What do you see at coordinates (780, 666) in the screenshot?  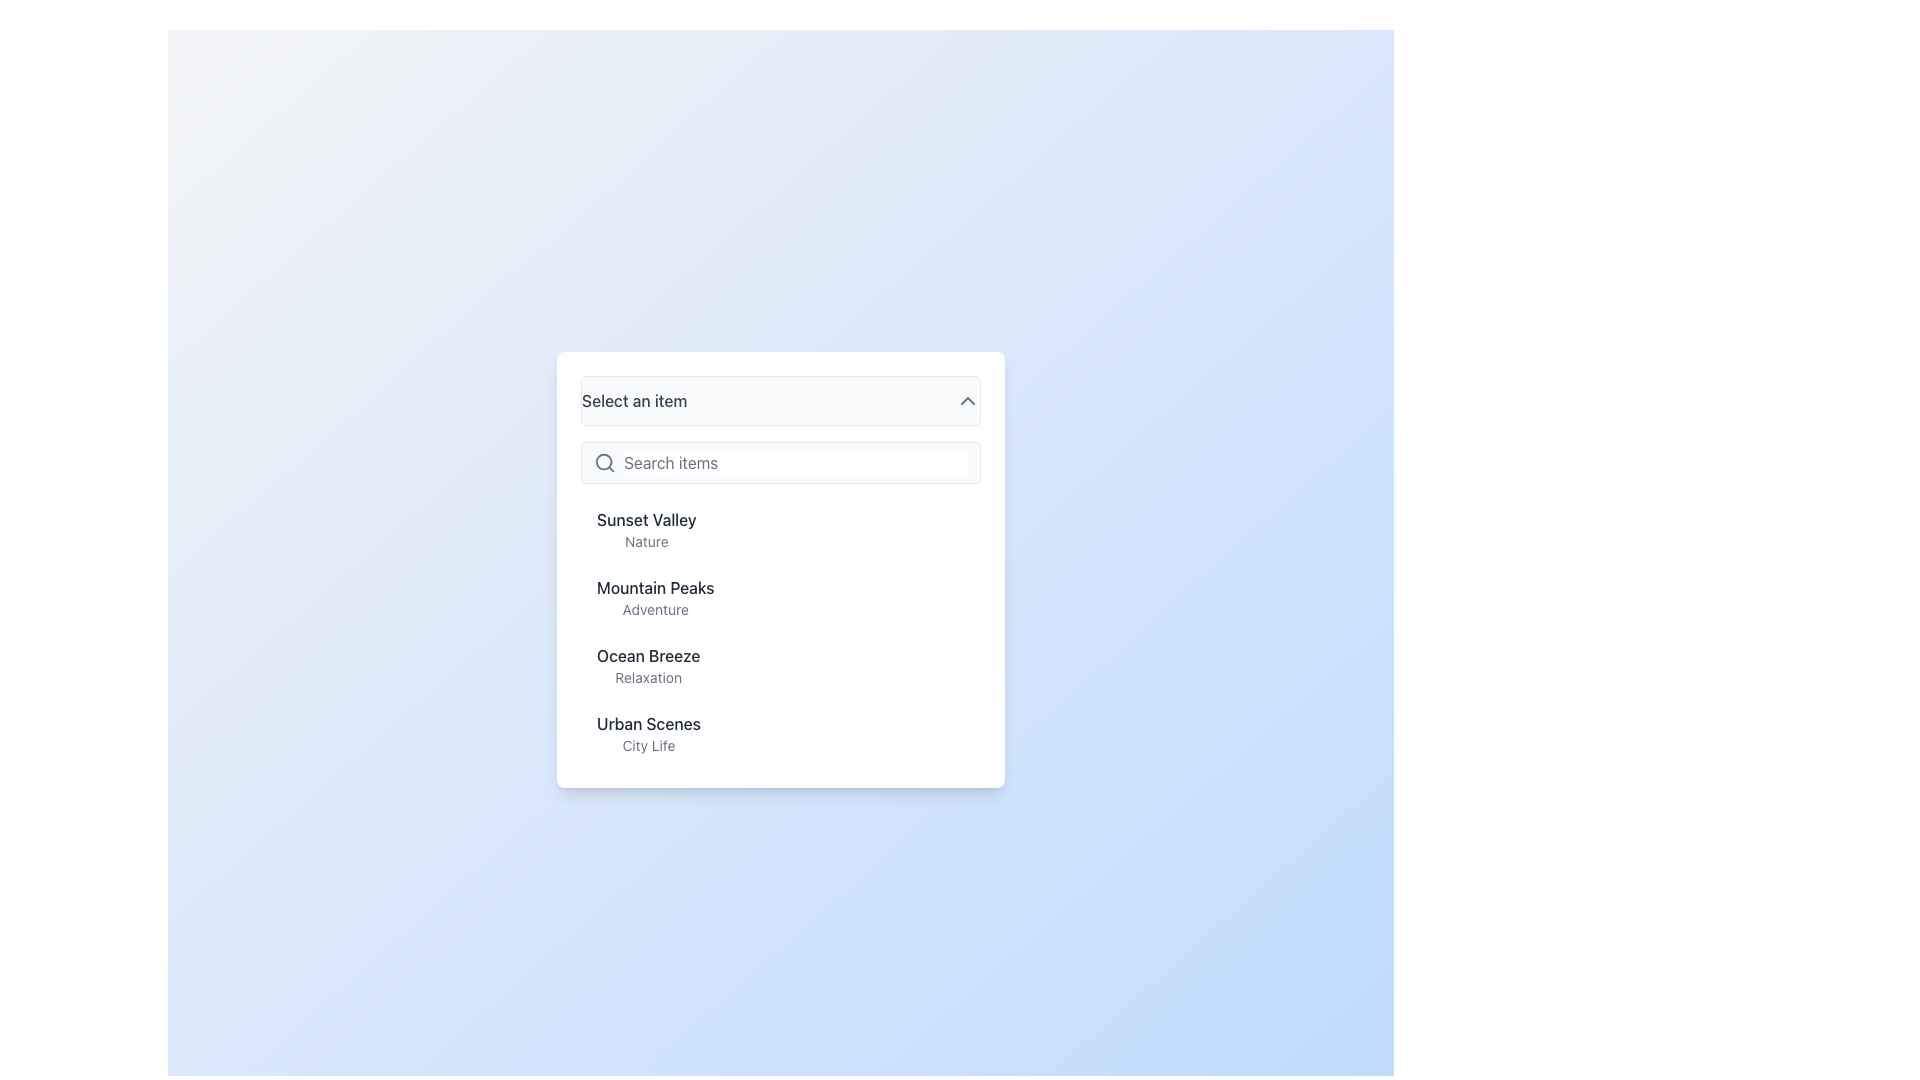 I see `the 'Ocean Breeze' selectable menu item, which is the third item in the list under 'Select an item'` at bounding box center [780, 666].